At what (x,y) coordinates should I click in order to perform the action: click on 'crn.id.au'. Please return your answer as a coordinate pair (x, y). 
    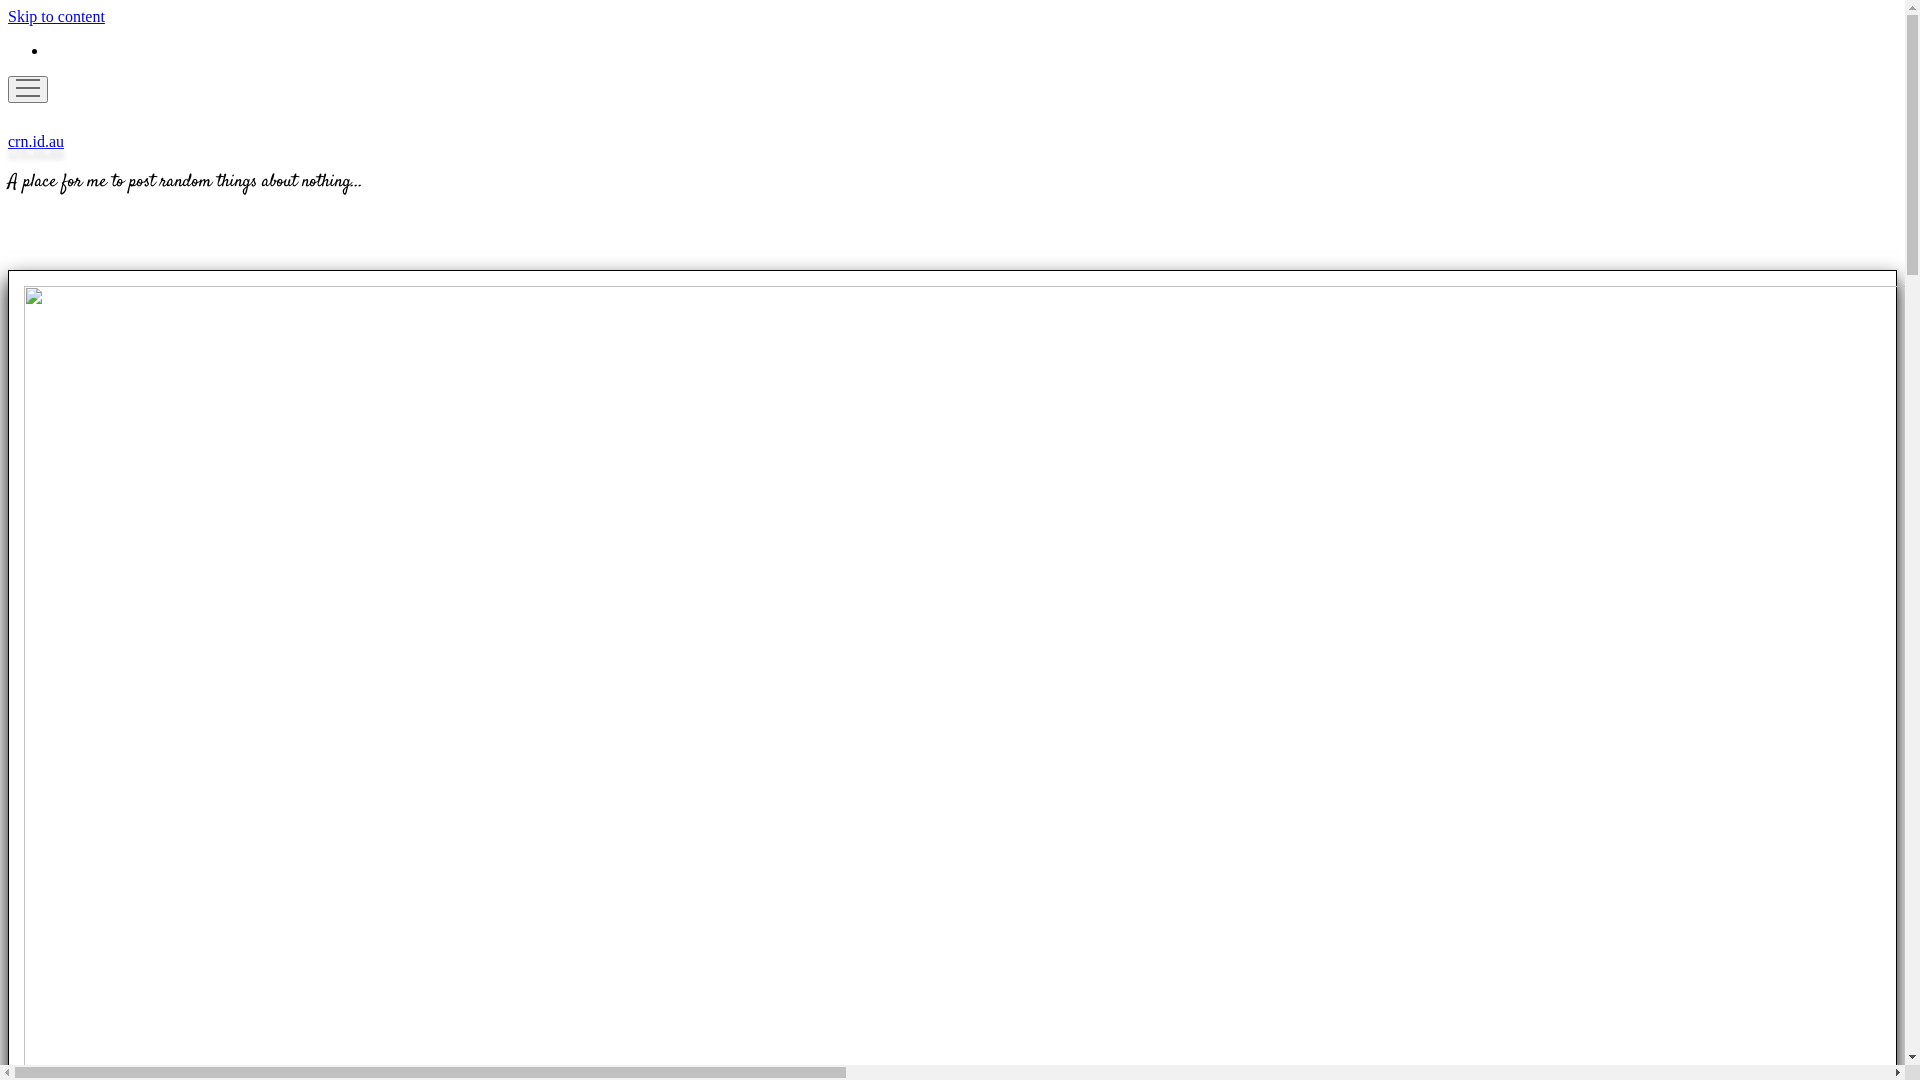
    Looking at the image, I should click on (8, 140).